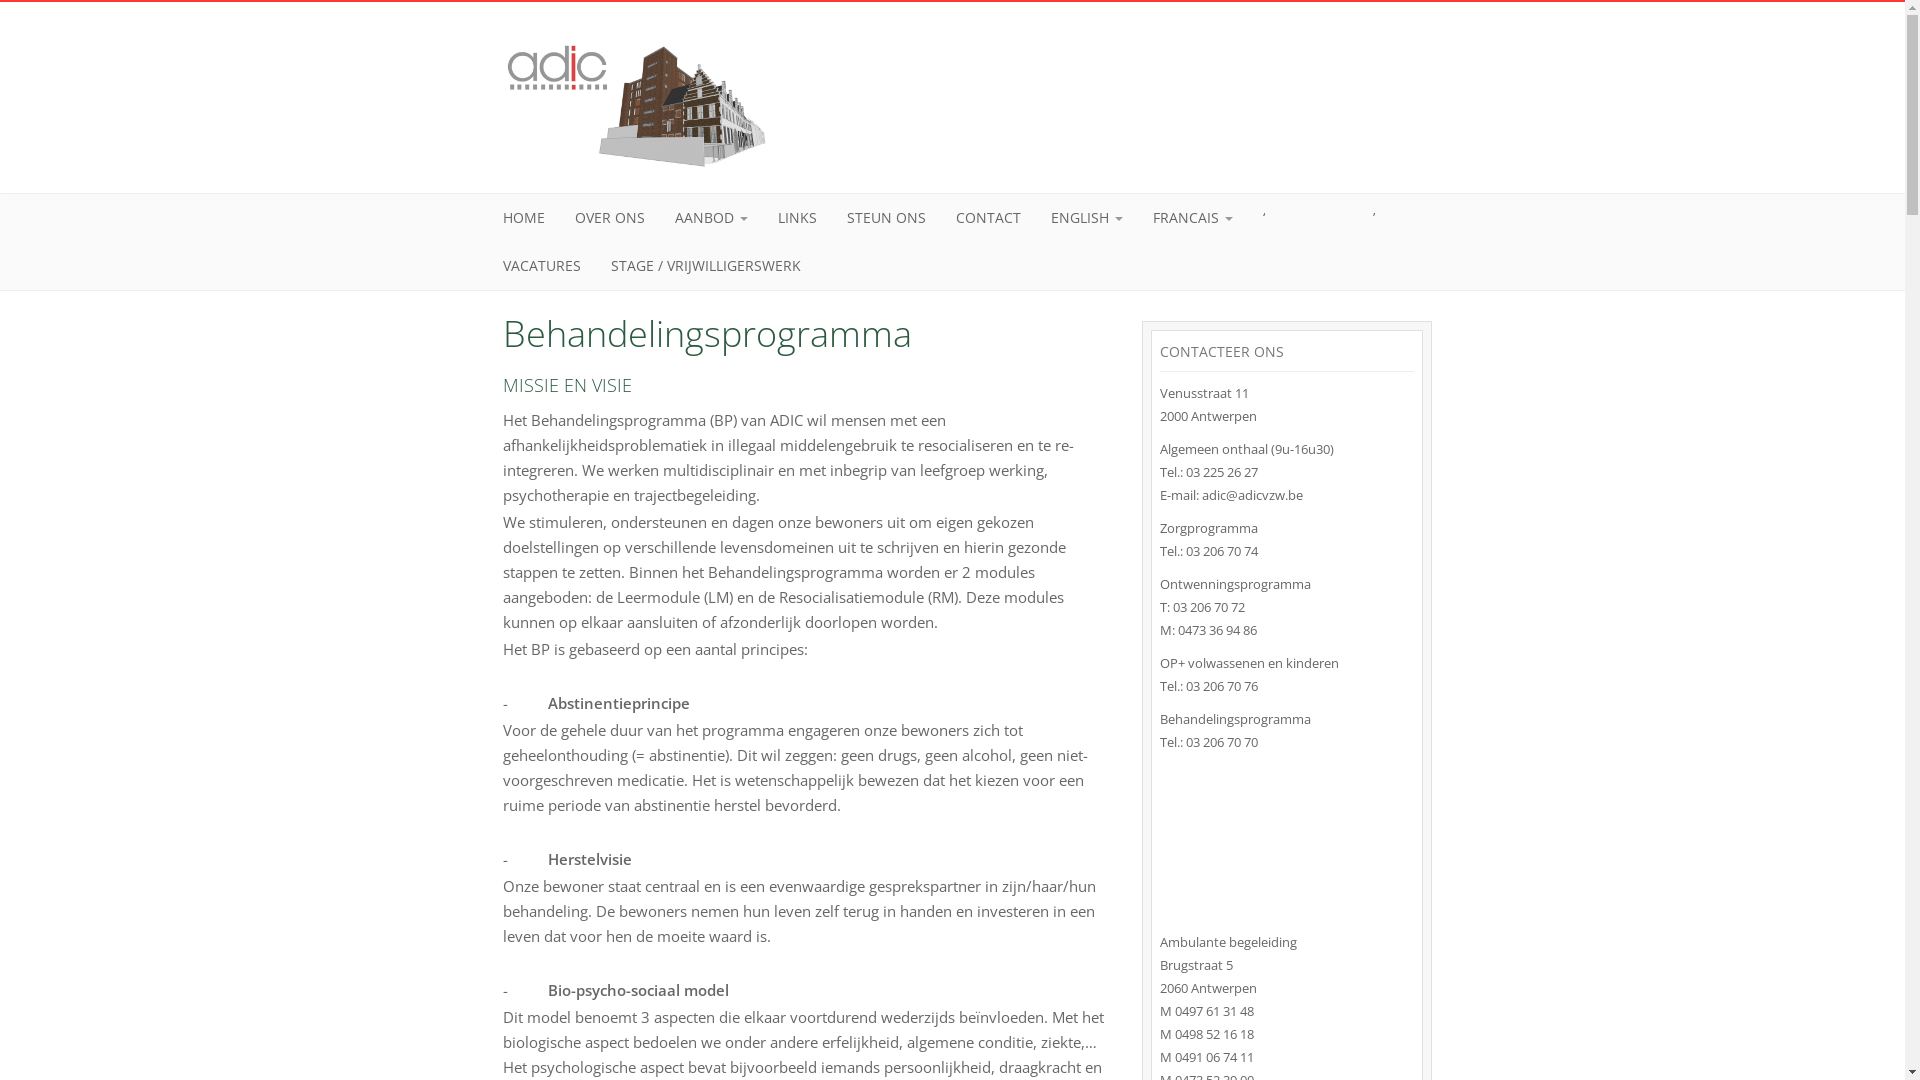 The width and height of the screenshot is (1920, 1080). I want to click on 'OVER ONS', so click(560, 218).